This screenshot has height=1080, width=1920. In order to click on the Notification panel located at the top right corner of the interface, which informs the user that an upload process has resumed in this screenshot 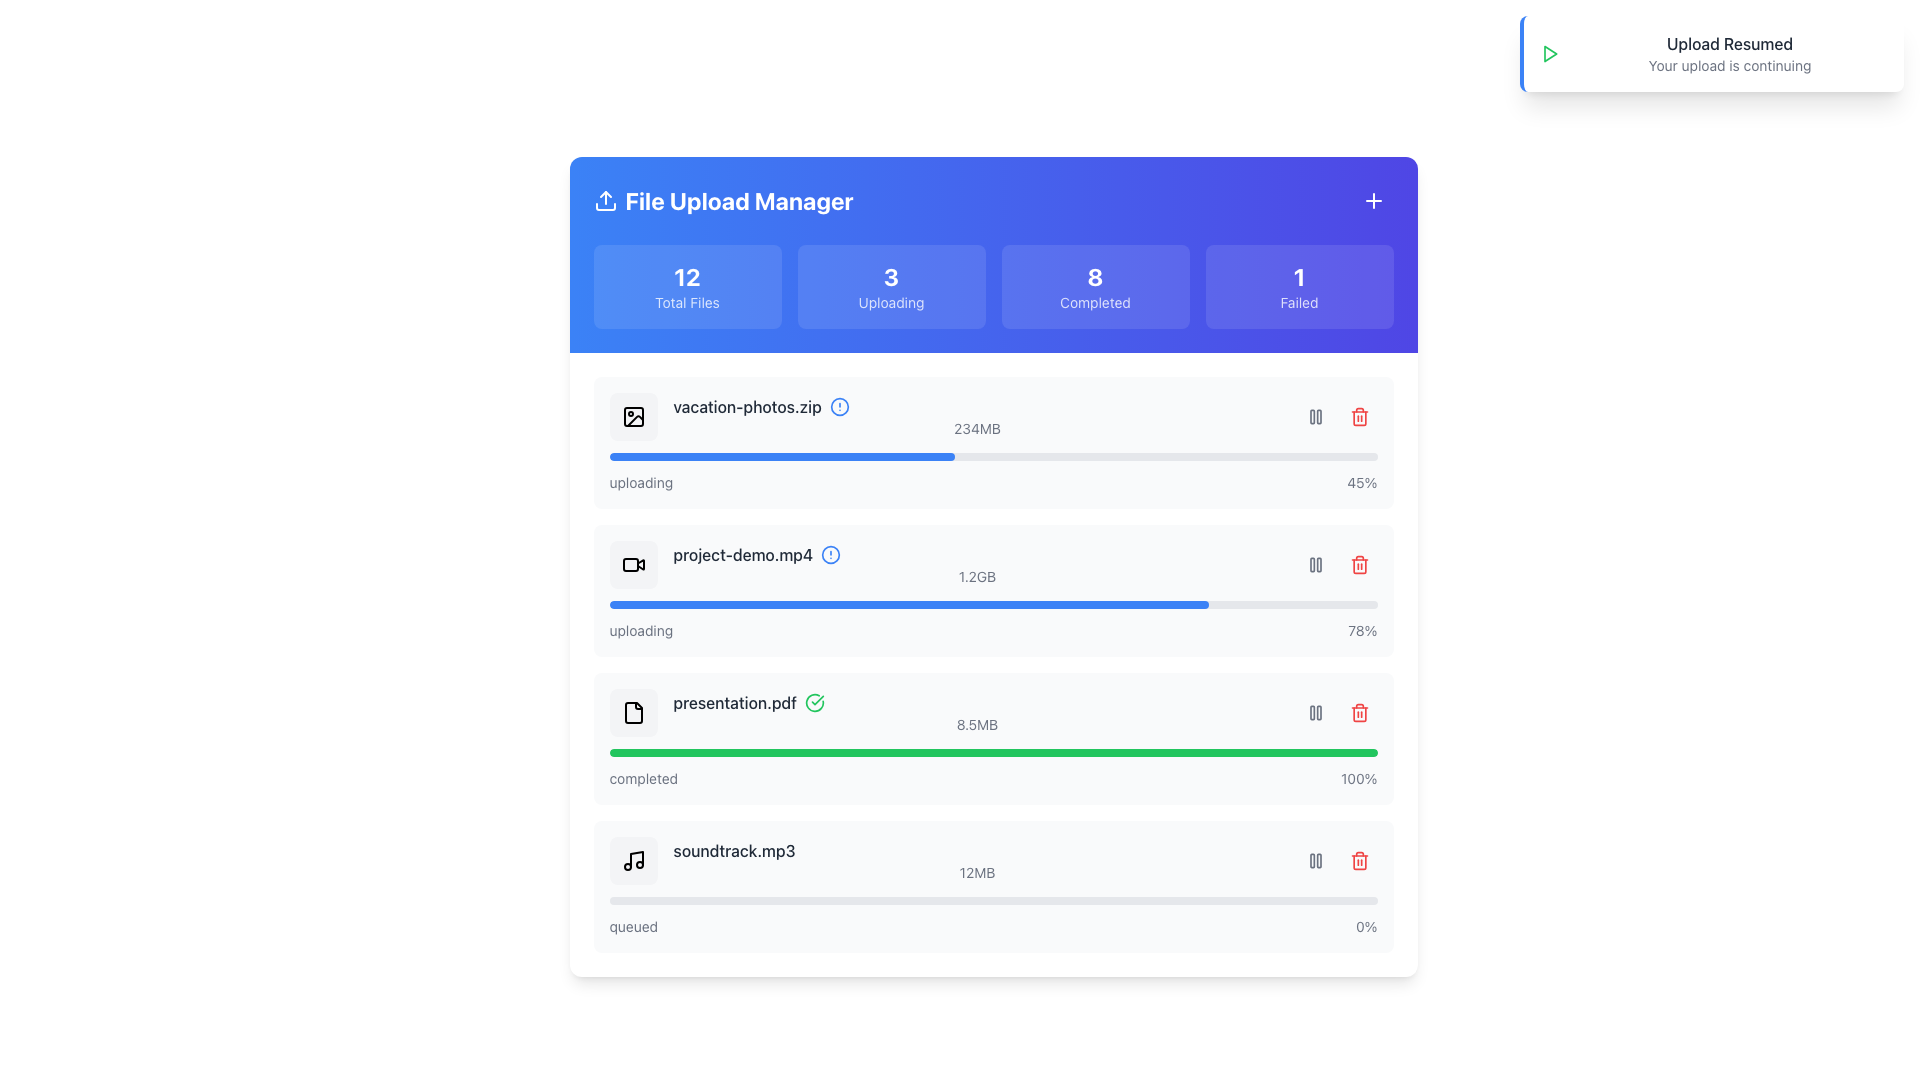, I will do `click(1711, 53)`.